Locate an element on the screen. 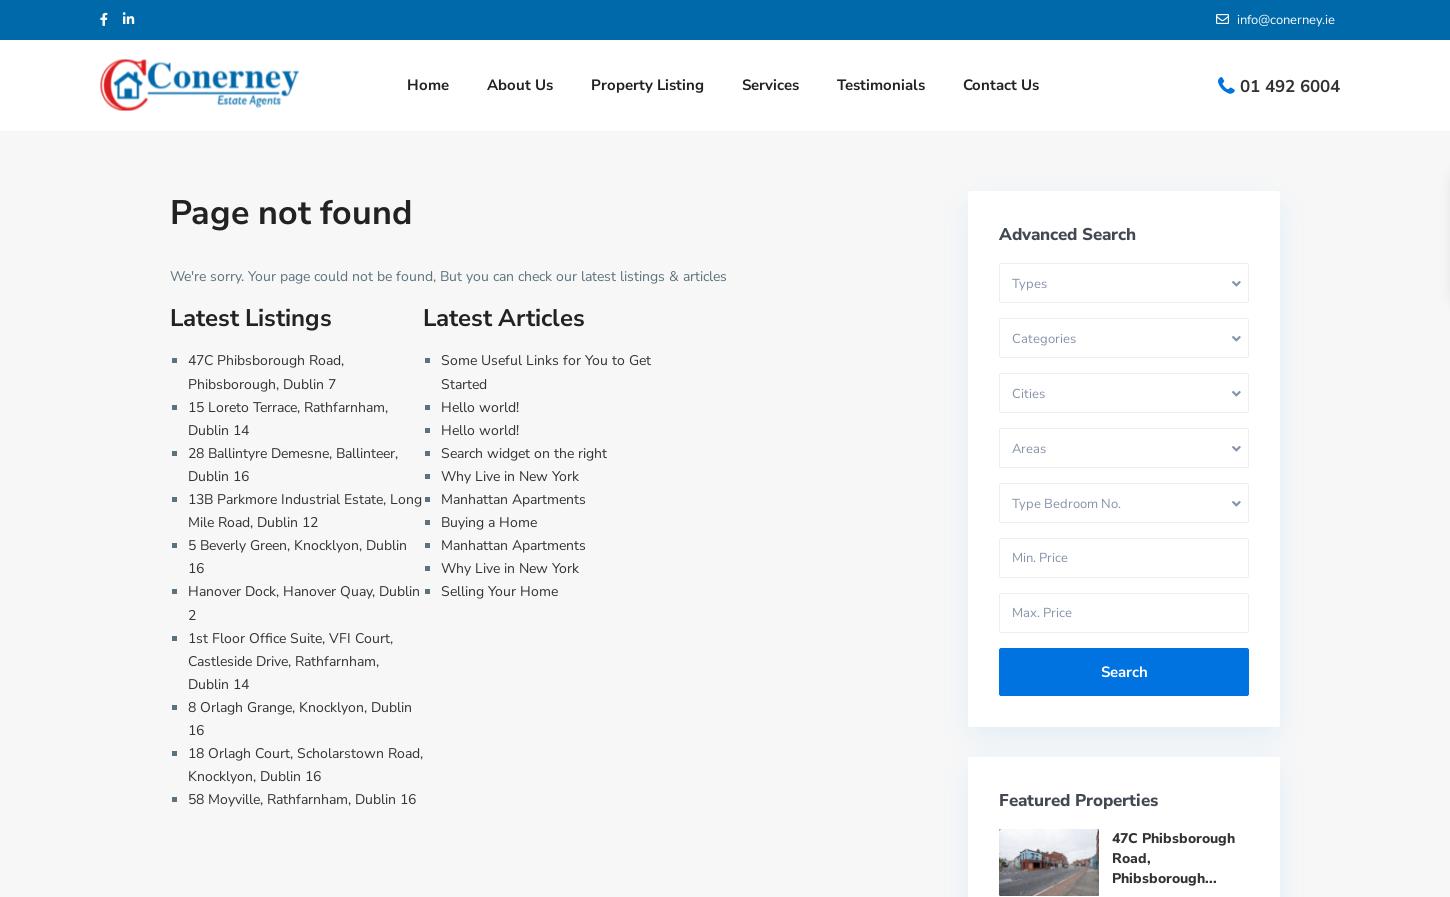  'Hanover Dock, Hanover Quay, Dublin 2' is located at coordinates (304, 602).